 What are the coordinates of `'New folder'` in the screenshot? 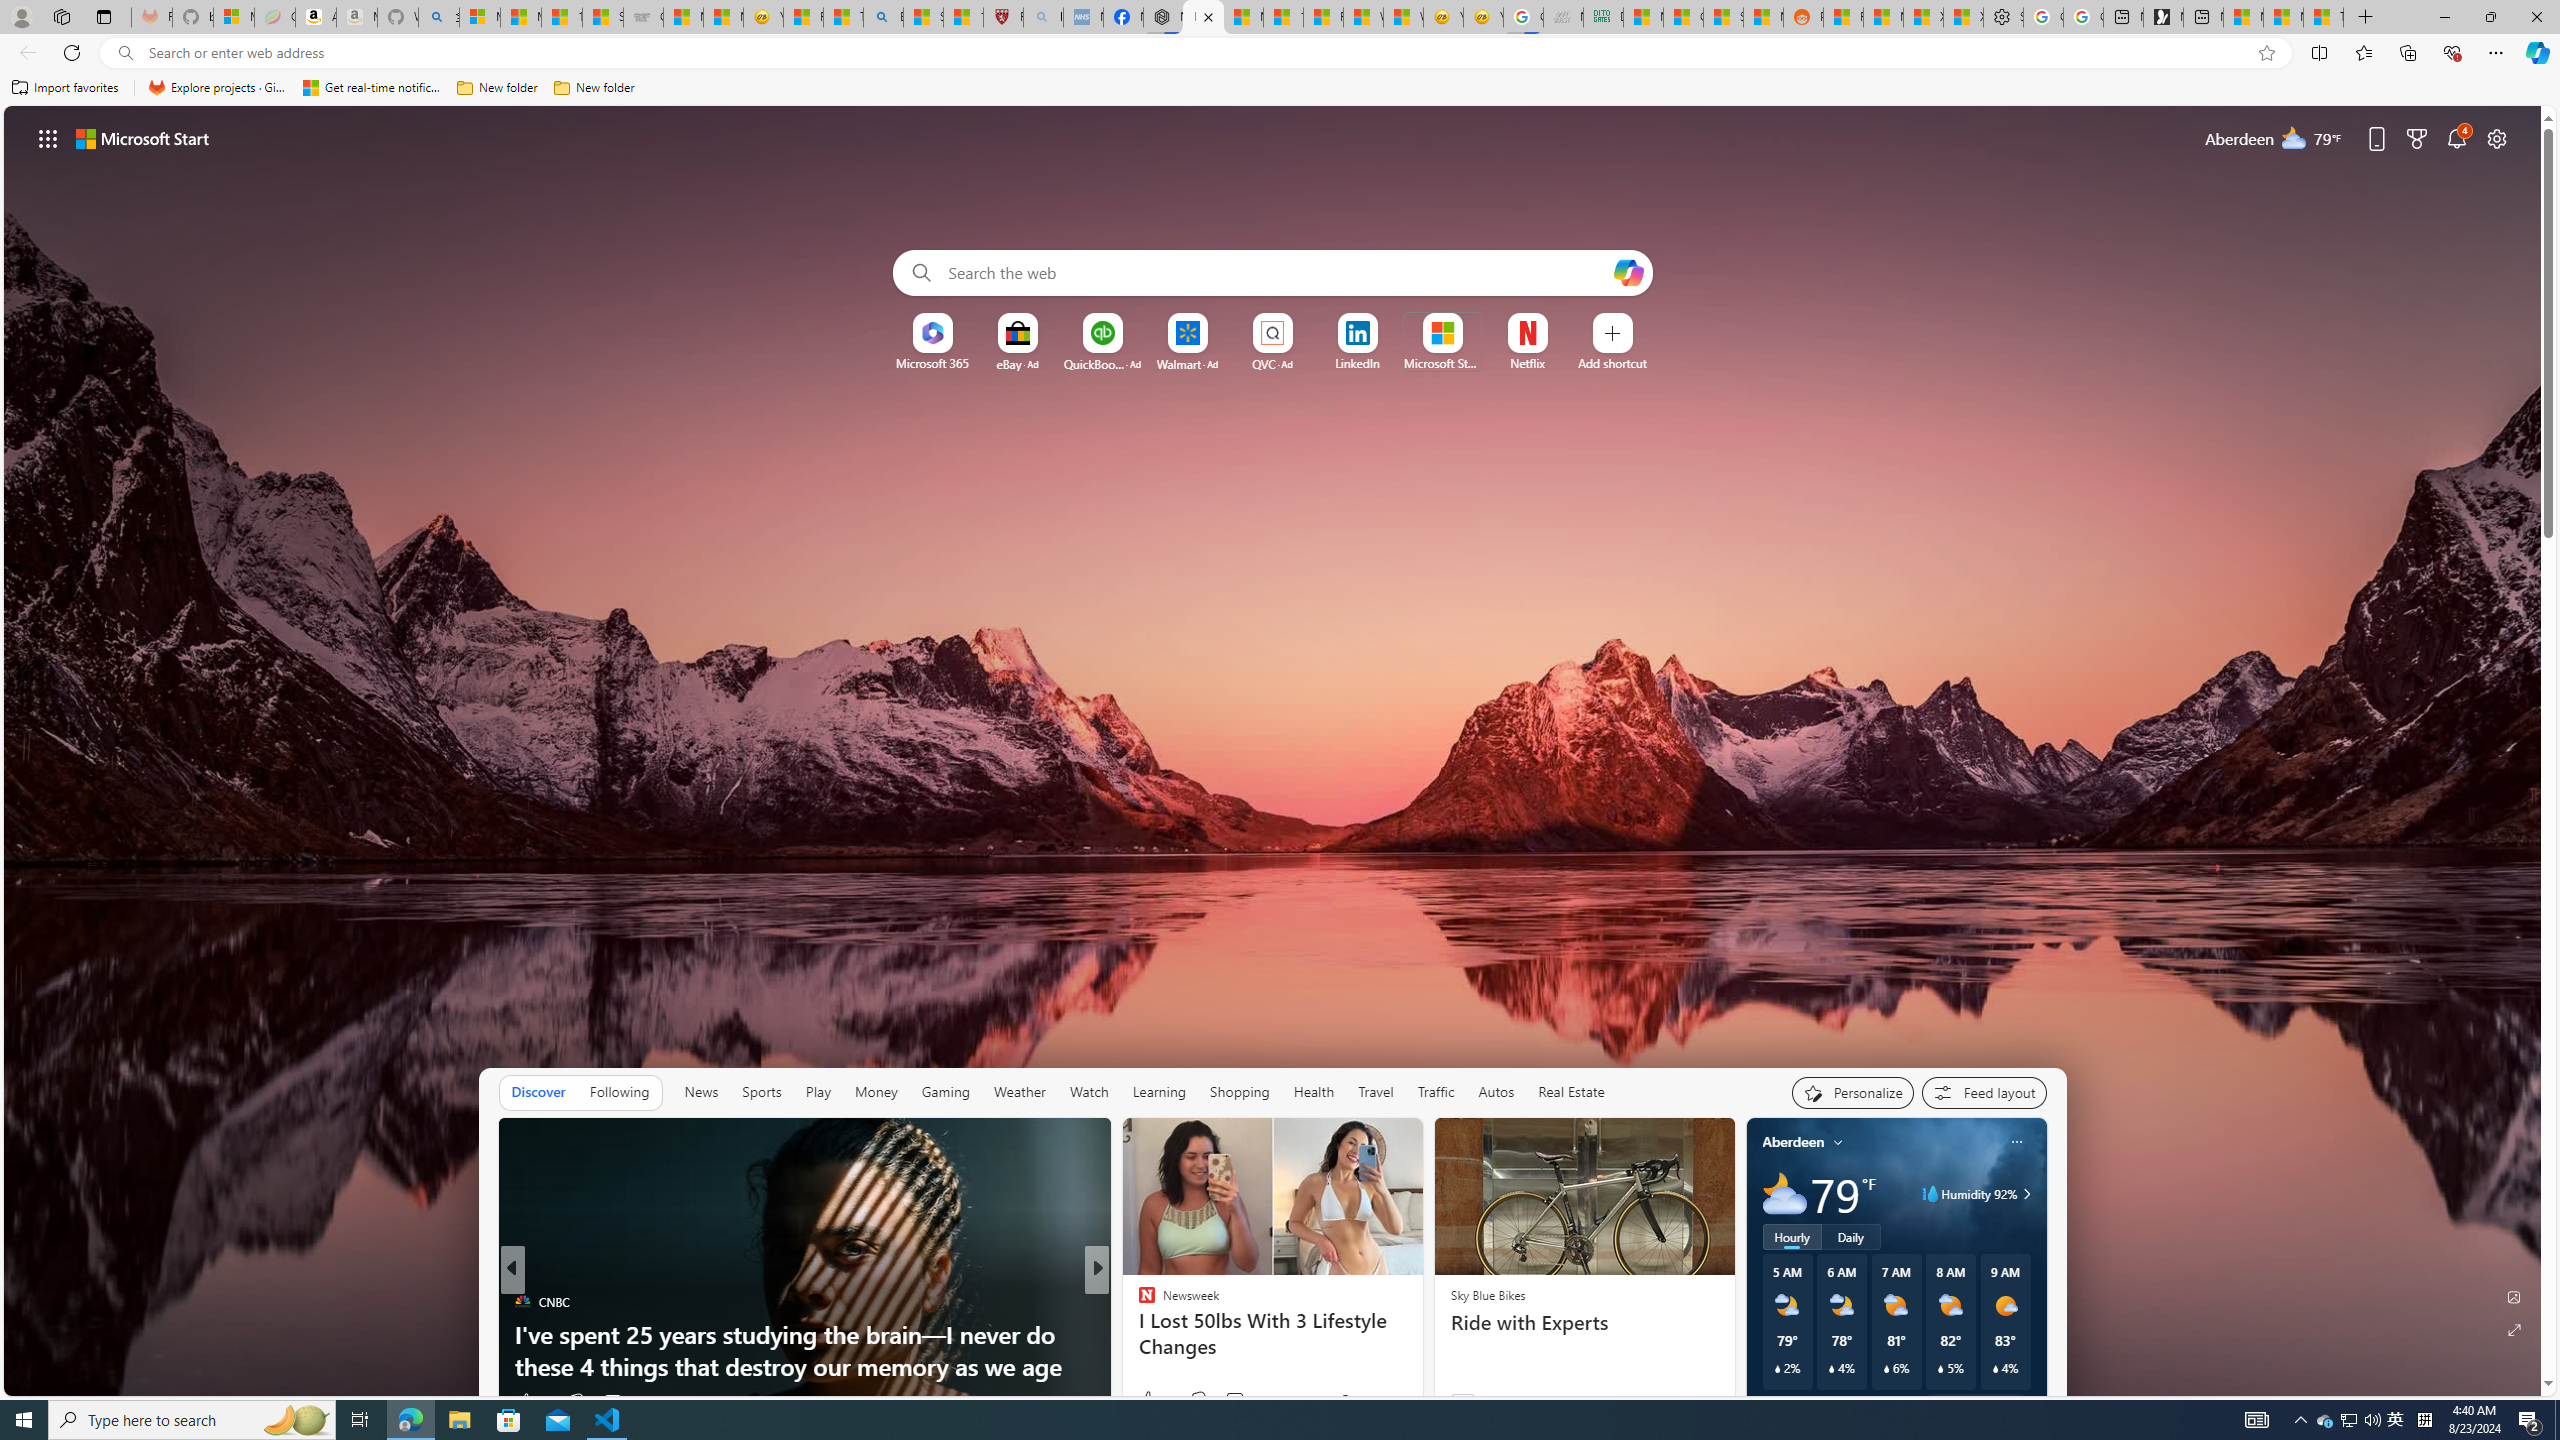 It's located at (592, 87).